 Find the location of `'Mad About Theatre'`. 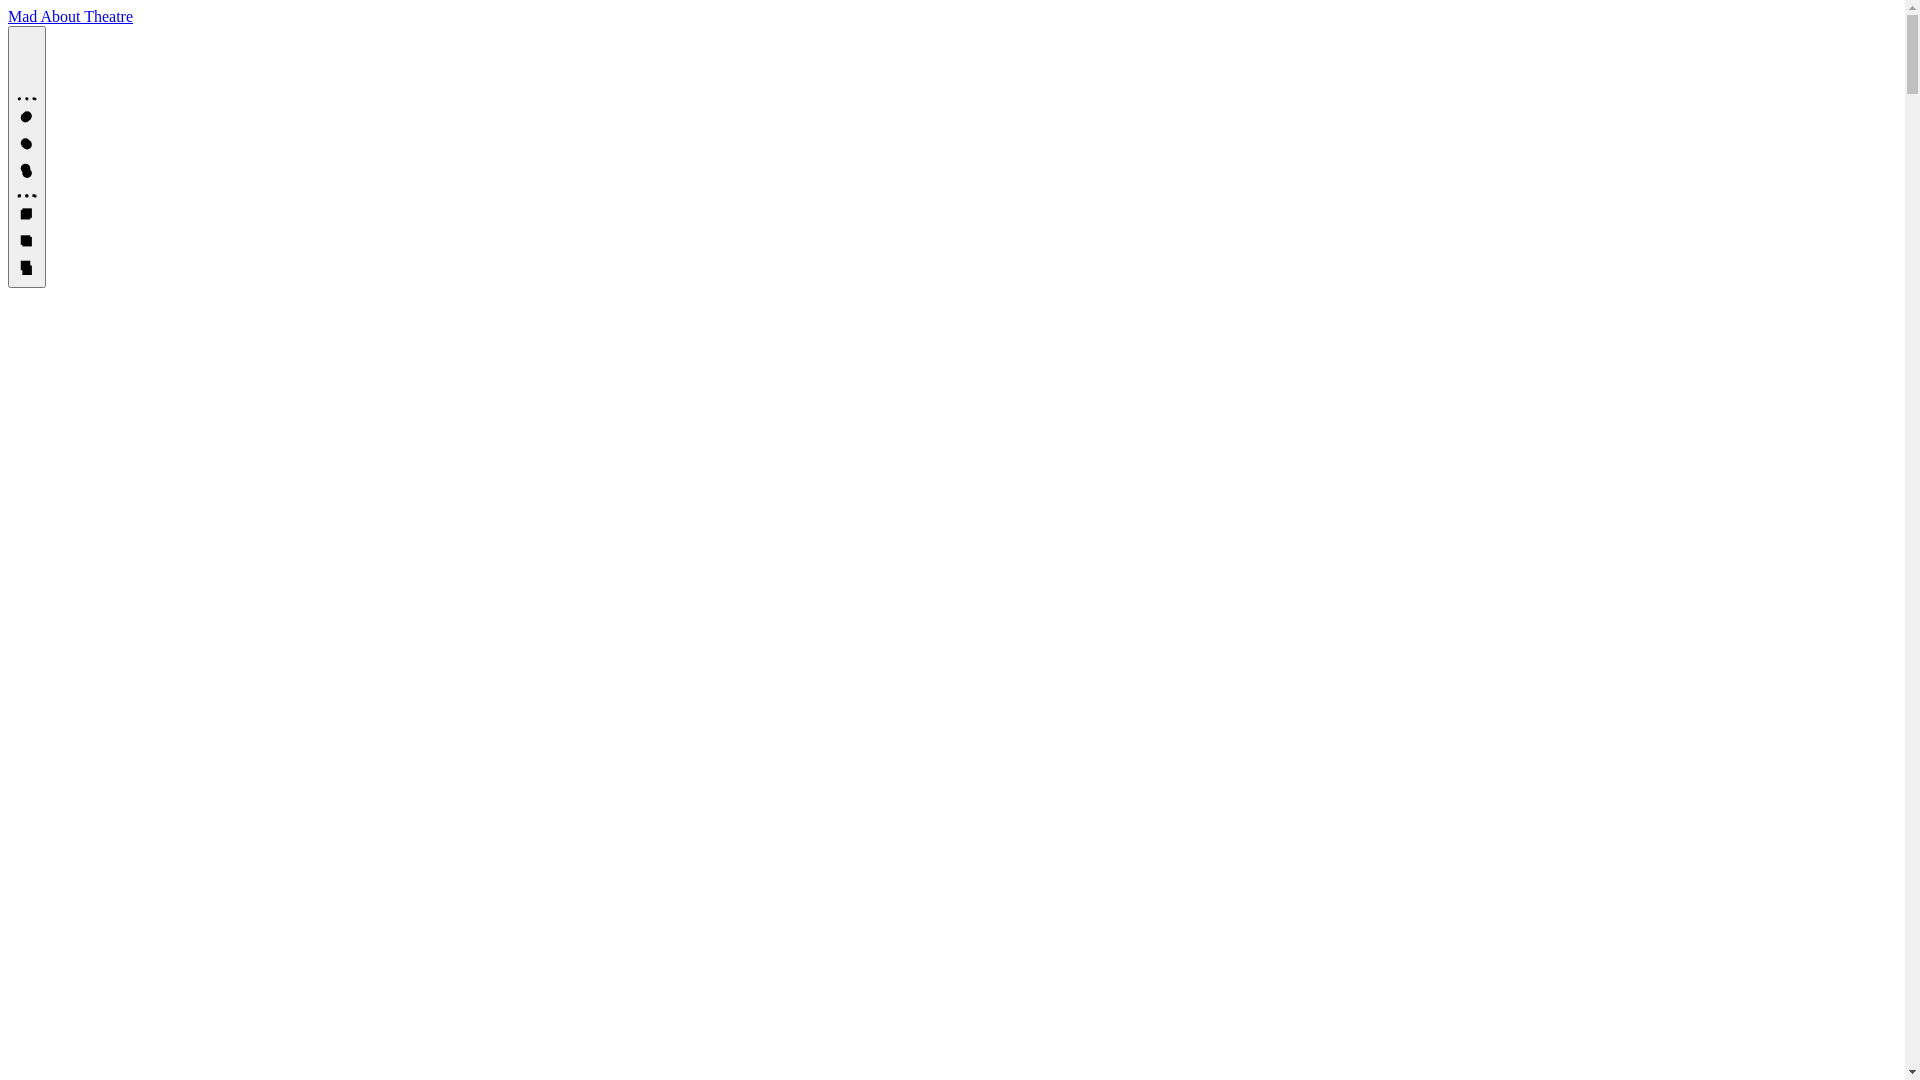

'Mad About Theatre' is located at coordinates (70, 16).